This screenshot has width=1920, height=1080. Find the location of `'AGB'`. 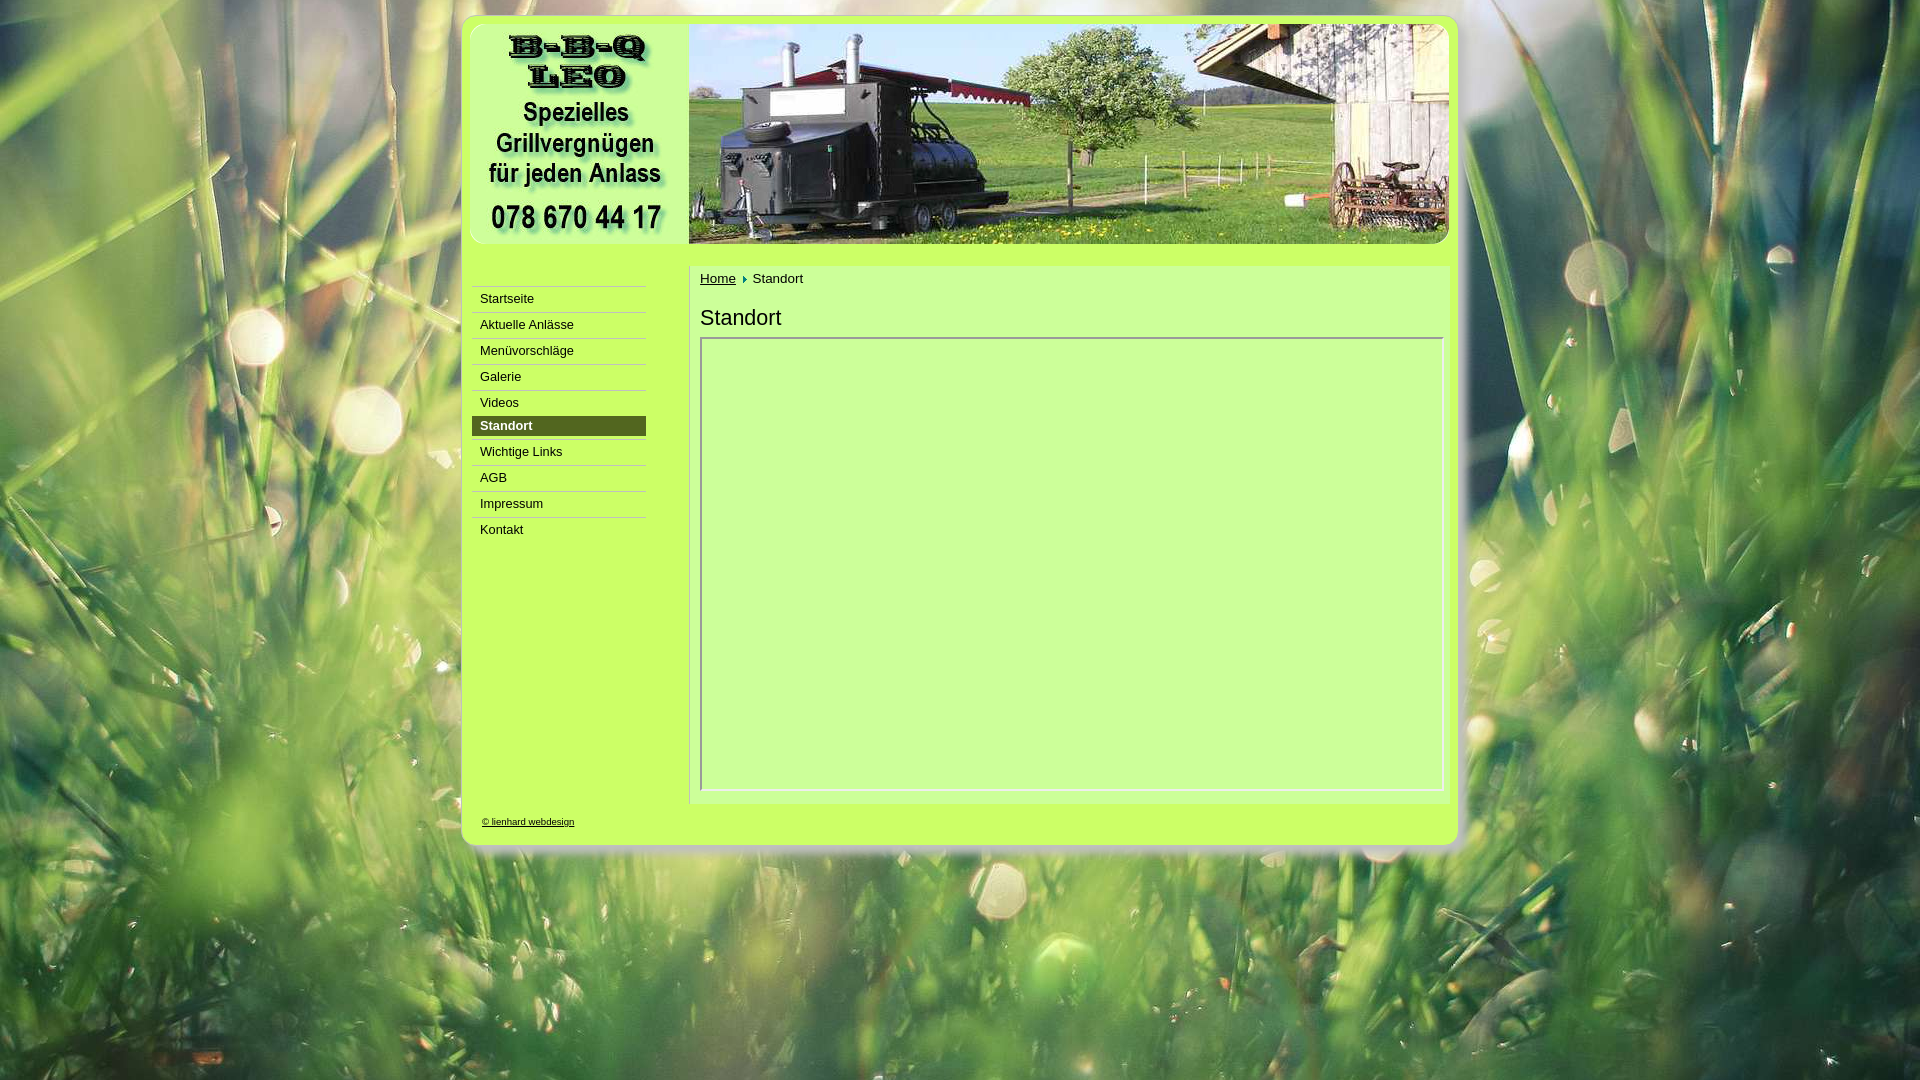

'AGB' is located at coordinates (470, 476).